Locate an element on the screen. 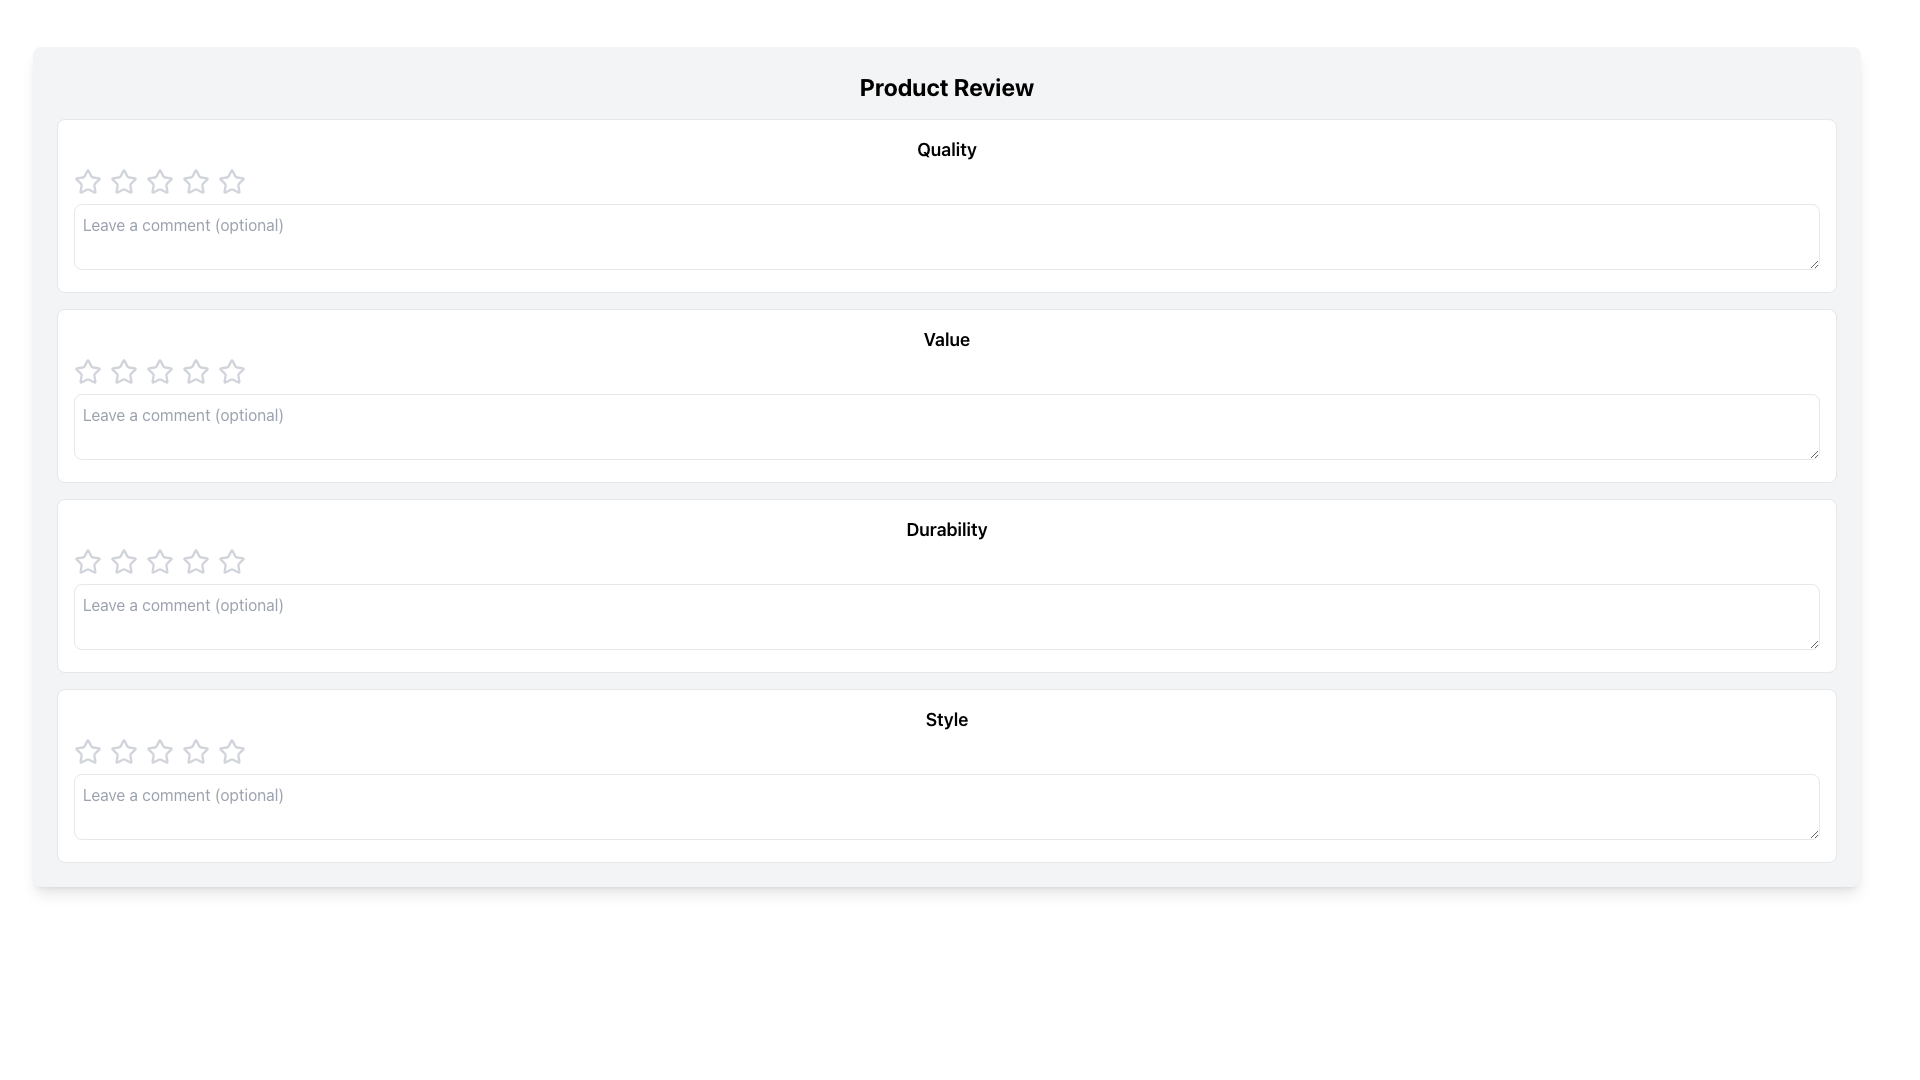  the first star icon in the rating mechanism within the 'Value' section is located at coordinates (86, 371).